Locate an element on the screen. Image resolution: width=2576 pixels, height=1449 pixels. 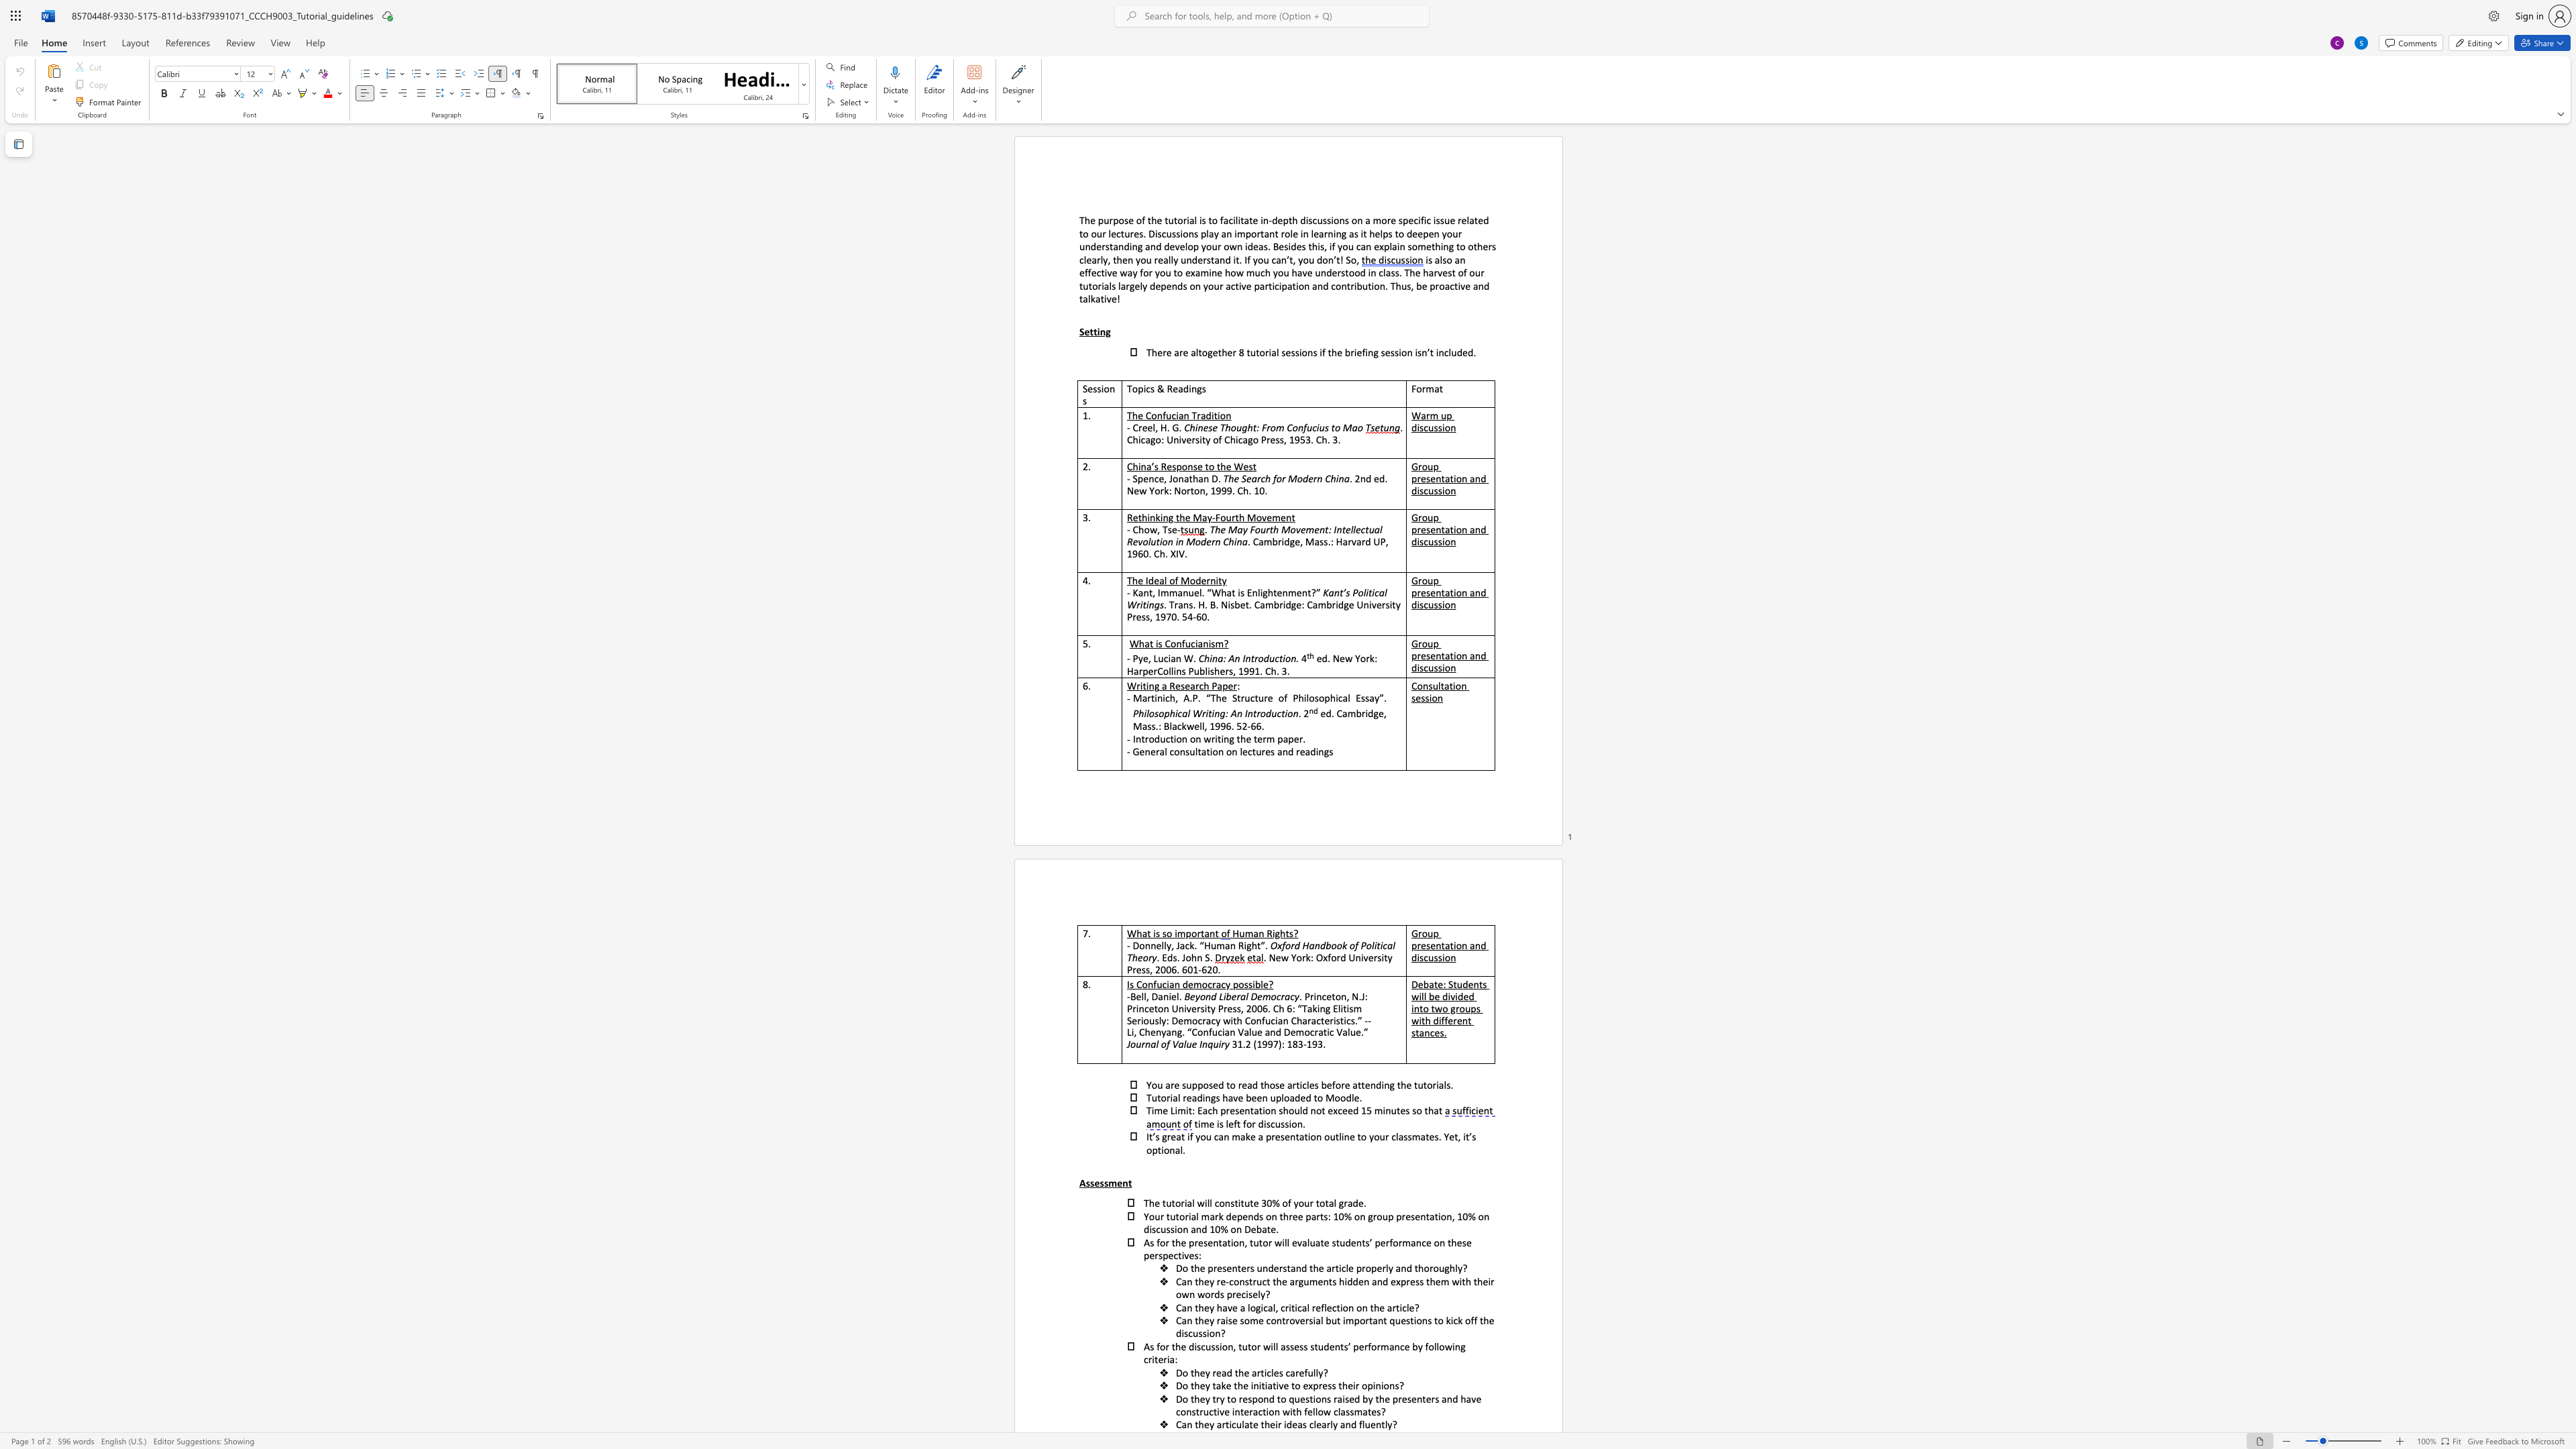
the subset text "le" within the text "an important role" is located at coordinates (1289, 233).